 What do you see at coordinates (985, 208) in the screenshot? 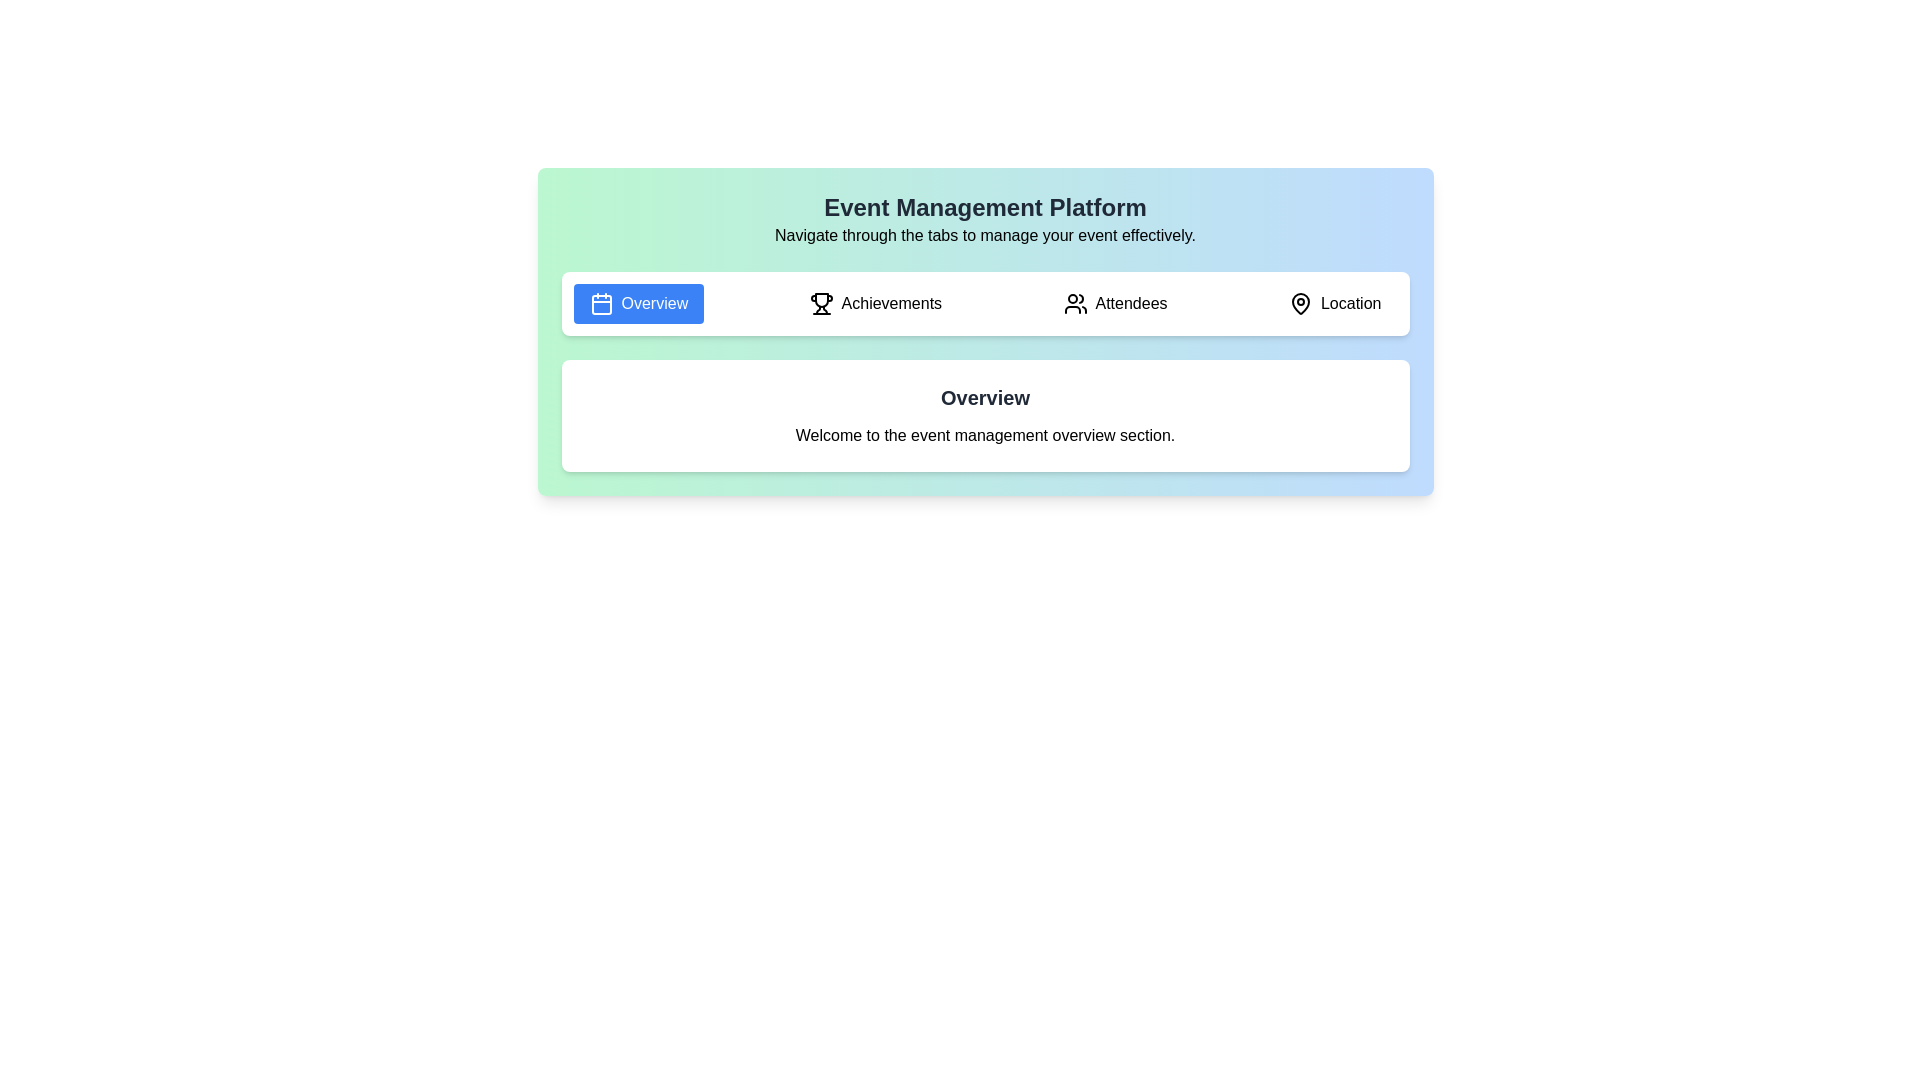
I see `the text label displaying 'Event Management Platform', which is prominently positioned at the top-center of the interface, styled in bold with a dark gray color against a gradient background` at bounding box center [985, 208].